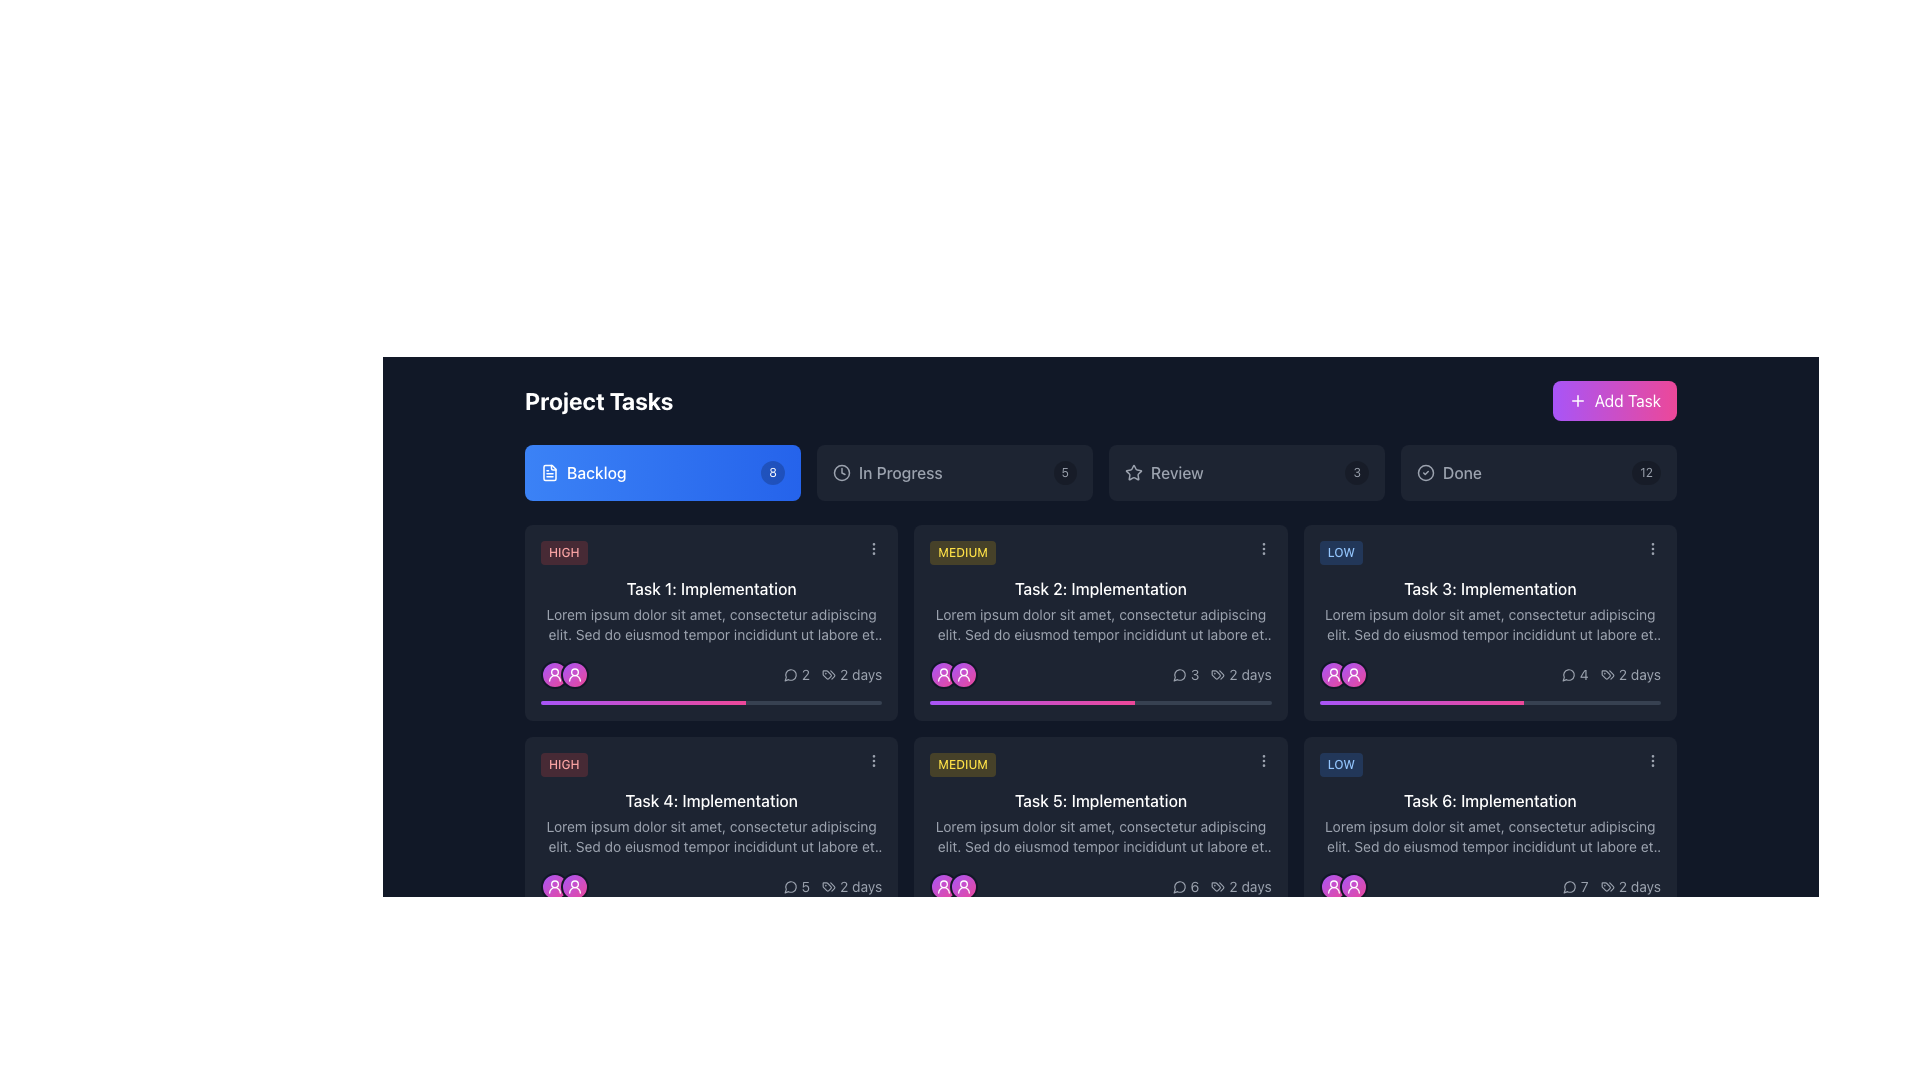 The image size is (1920, 1080). Describe the element at coordinates (1032, 914) in the screenshot. I see `the length of the Progress bar fill indicating 60% completion of Task 5 in the implementation process` at that location.